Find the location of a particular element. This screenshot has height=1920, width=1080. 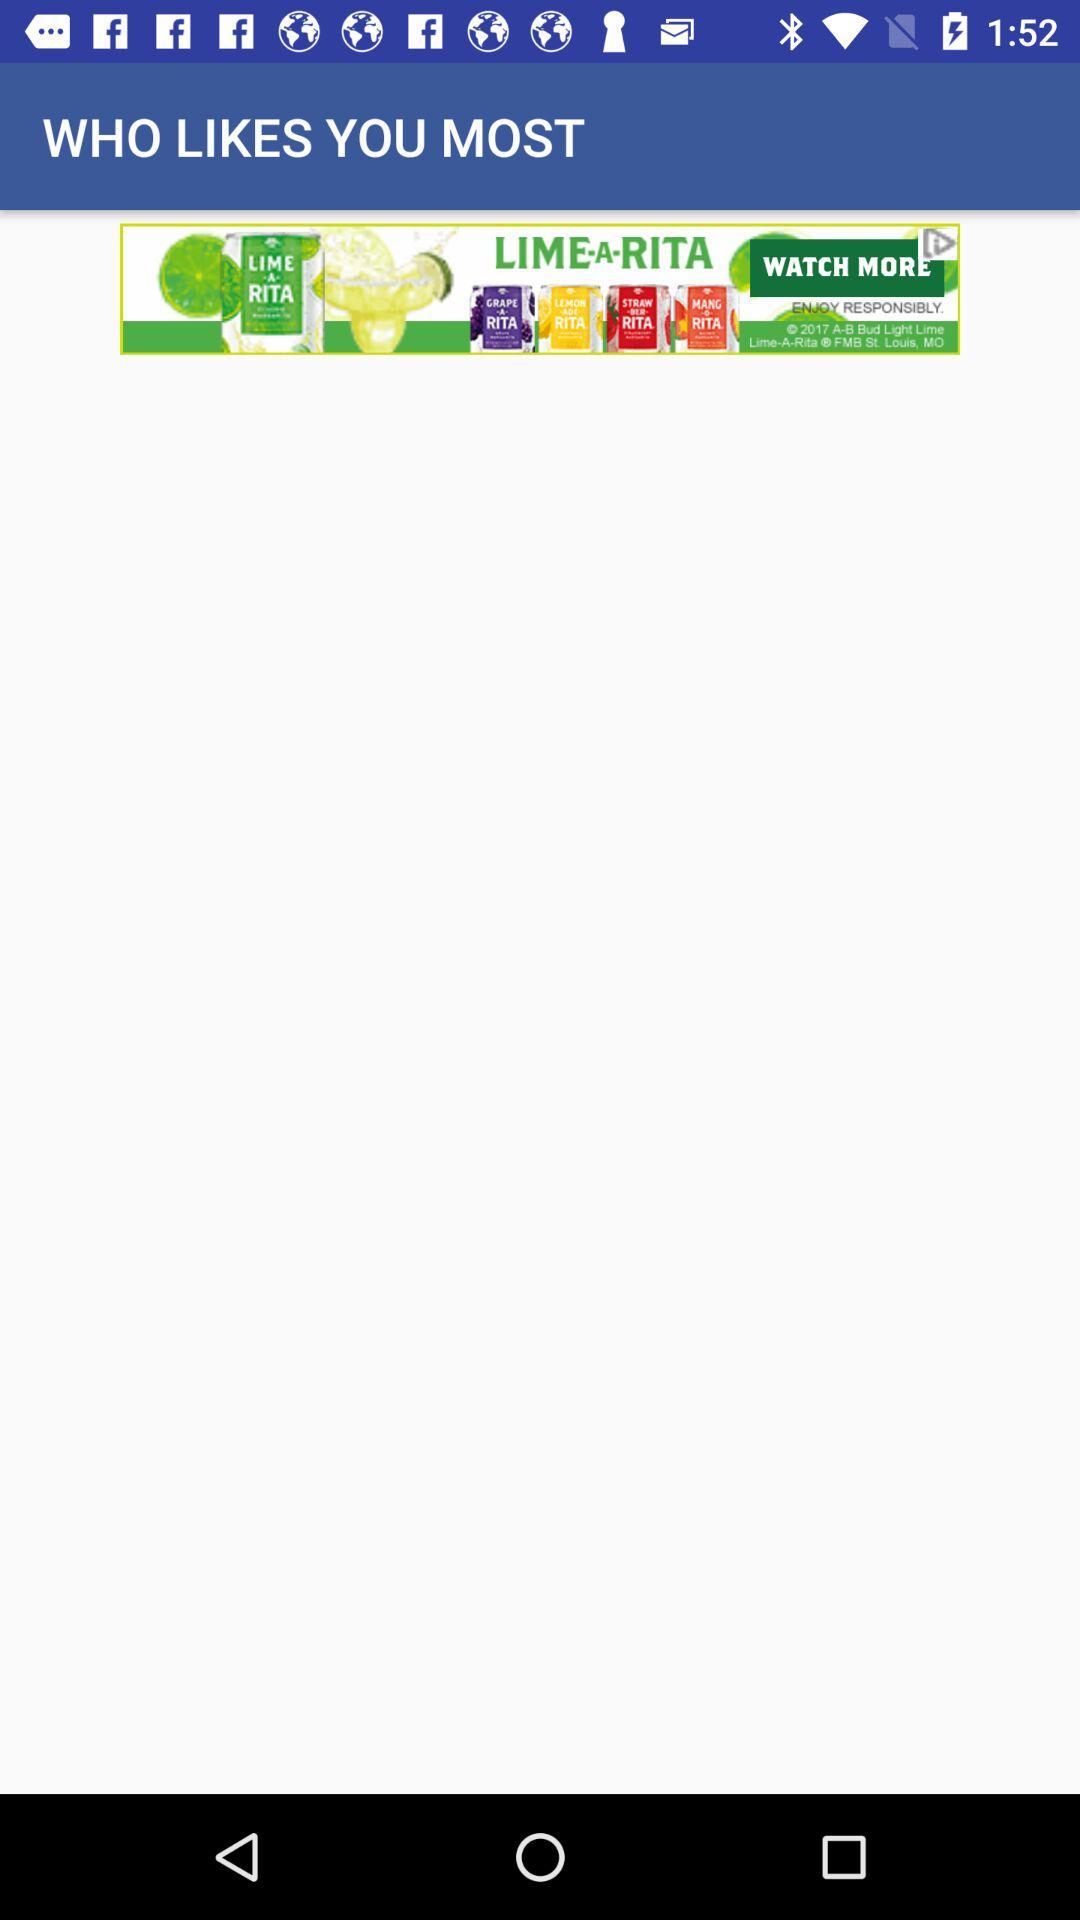

visit advertiser is located at coordinates (540, 288).